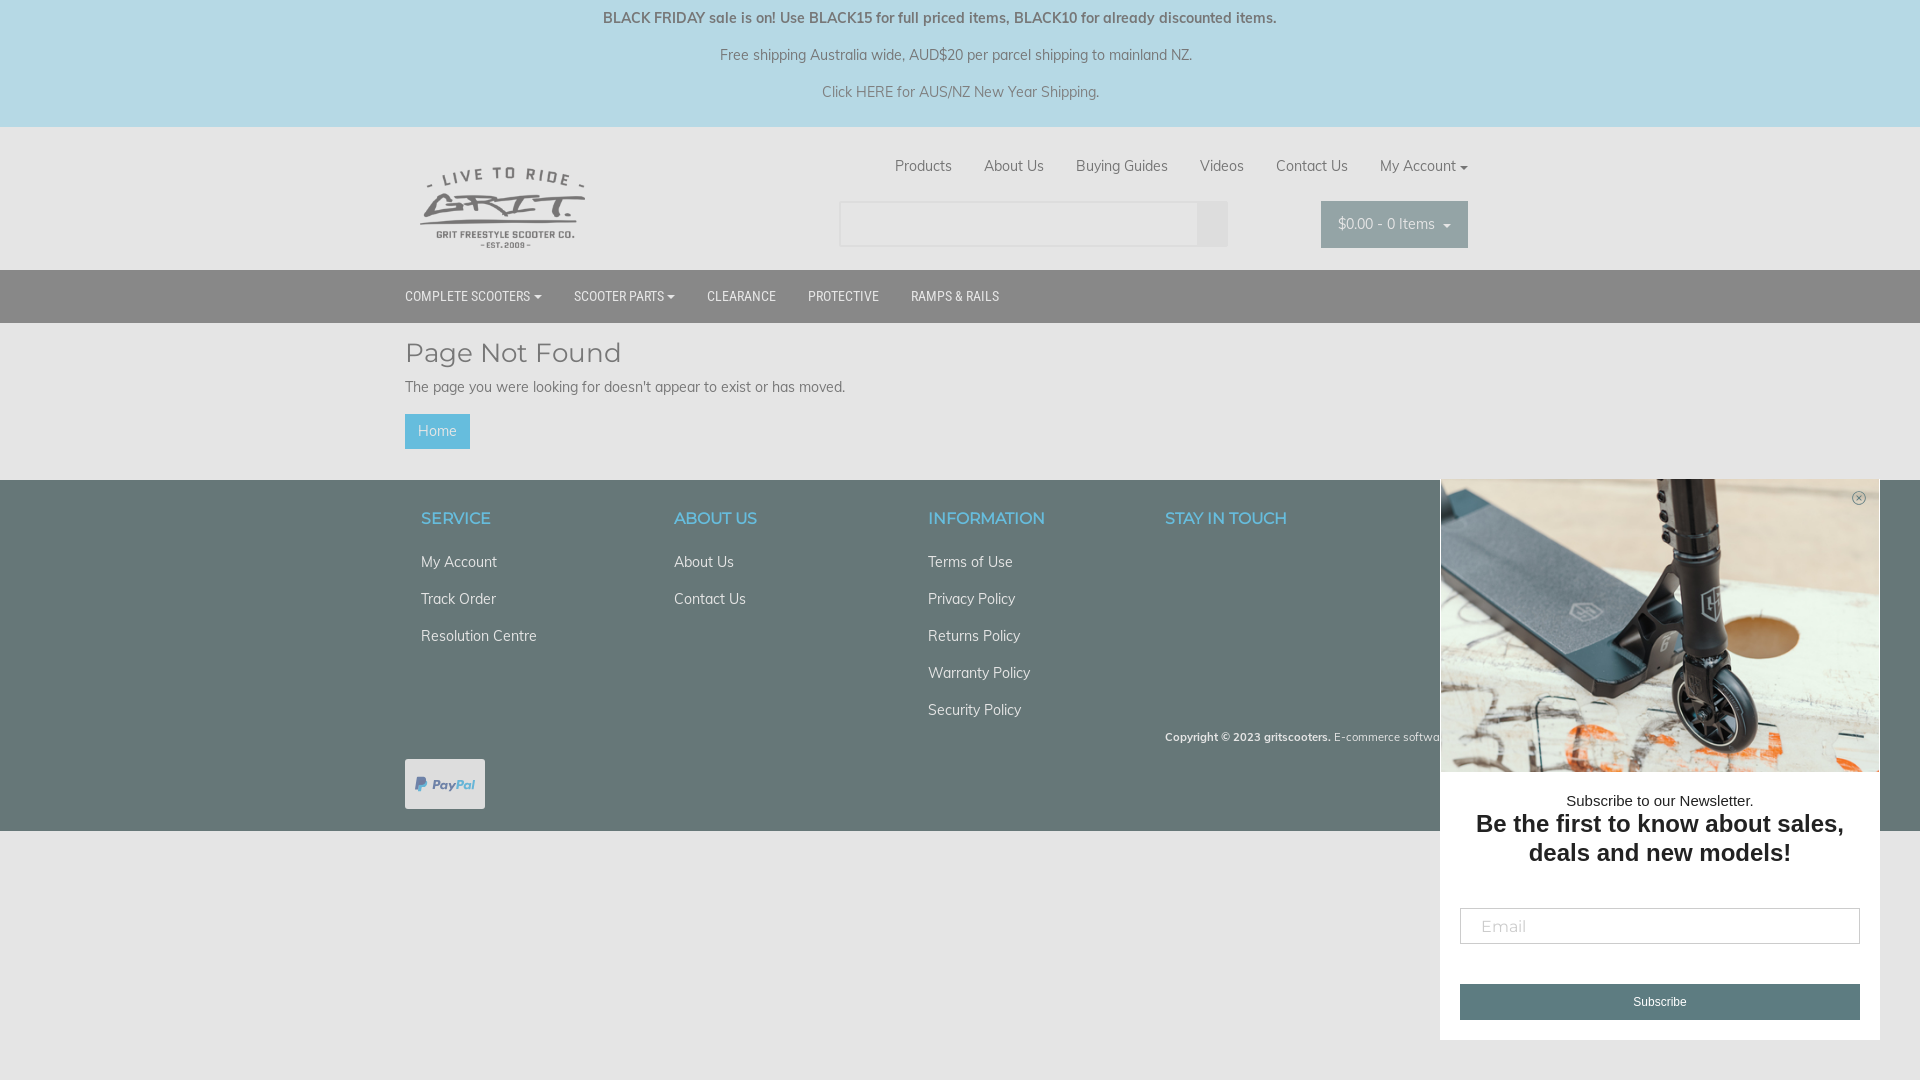  I want to click on 'Resolution Centre', so click(516, 636).